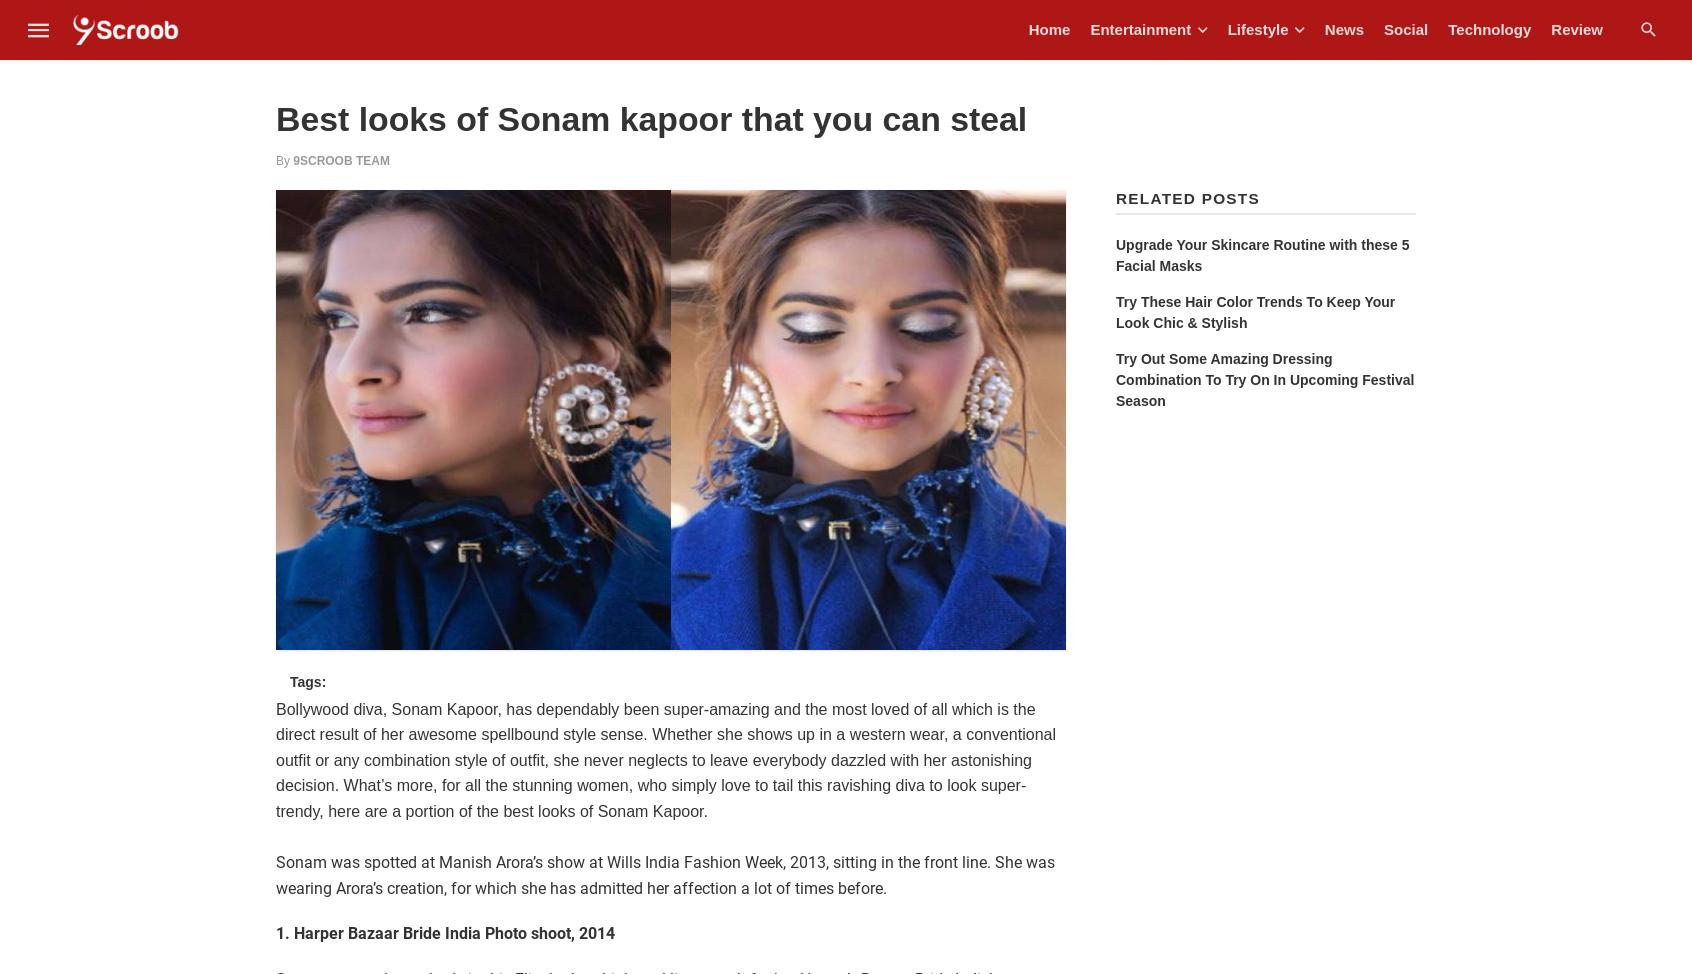  Describe the element at coordinates (444, 932) in the screenshot. I see `'1. Harper Bazaar Bride India Photo shoot, 2014'` at that location.